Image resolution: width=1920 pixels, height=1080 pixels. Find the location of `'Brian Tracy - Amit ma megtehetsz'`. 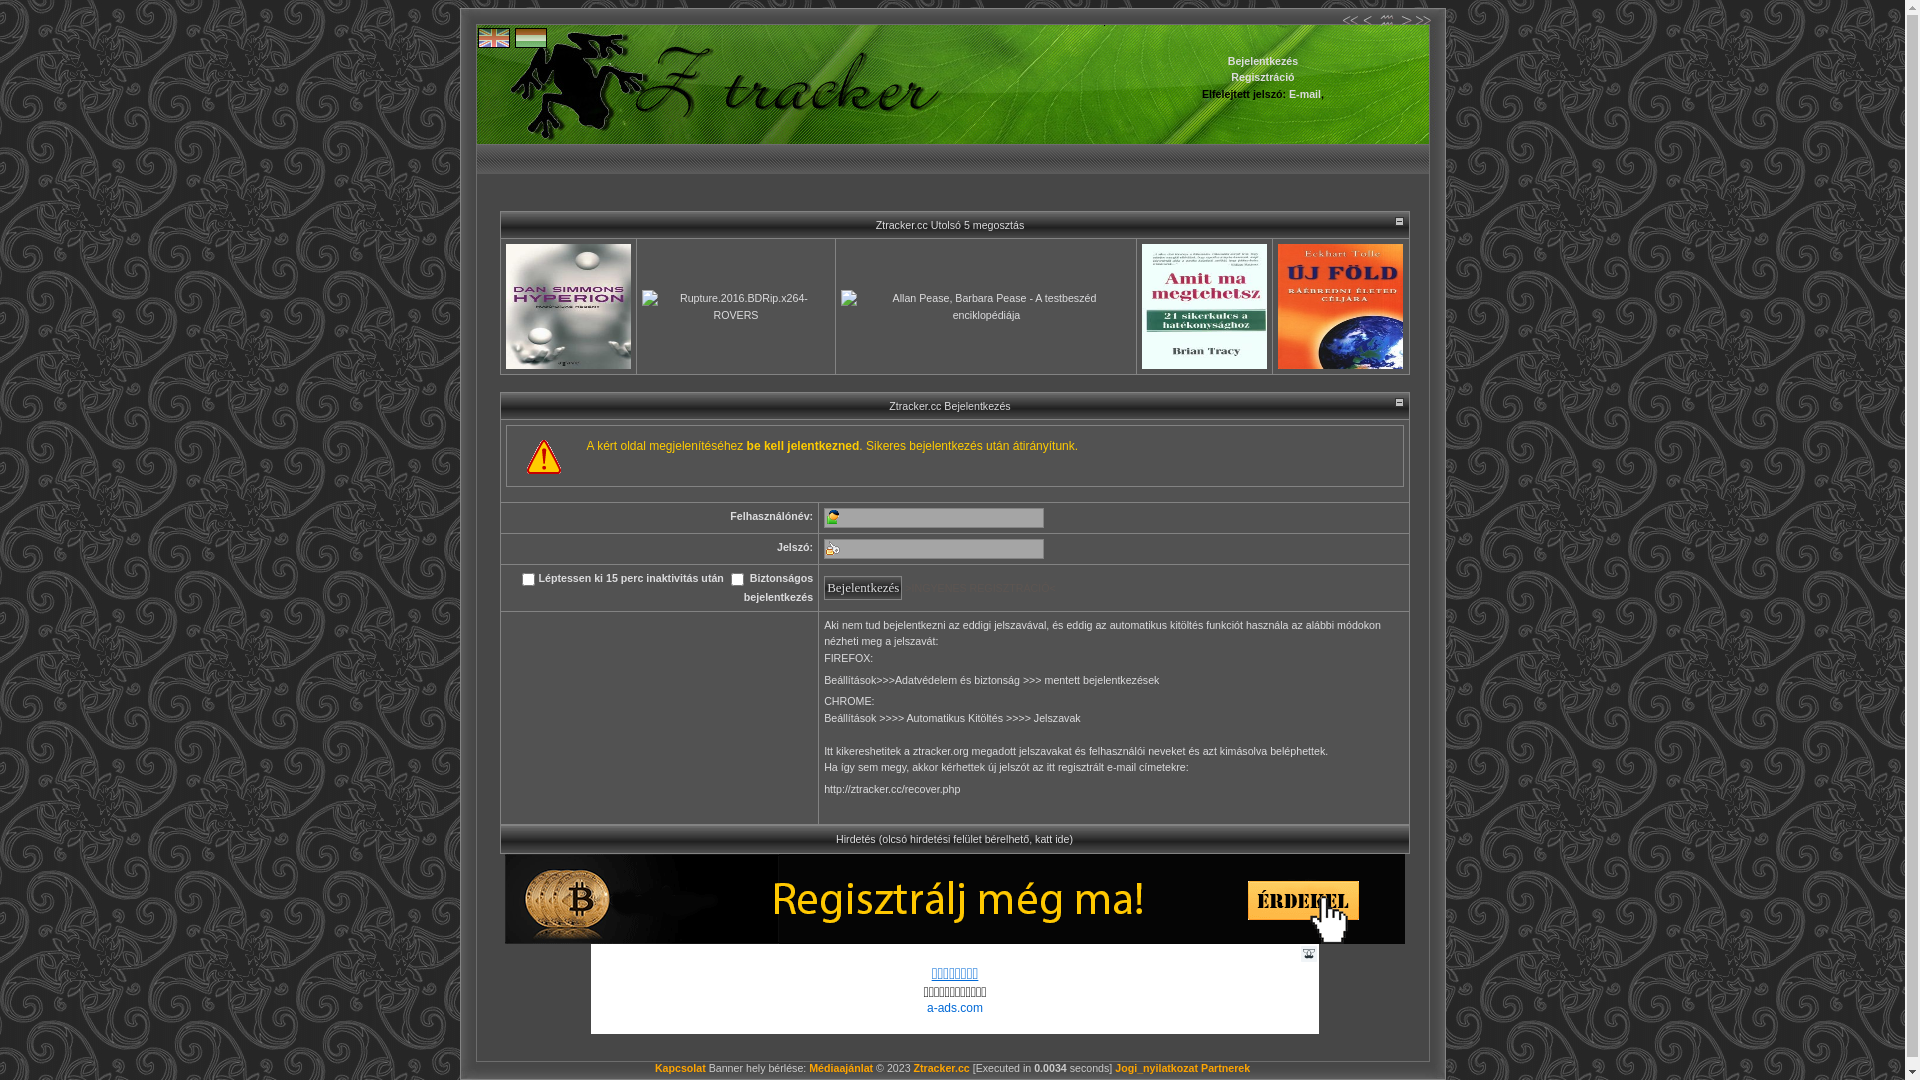

'Brian Tracy - Amit ma megtehetsz' is located at coordinates (1203, 306).